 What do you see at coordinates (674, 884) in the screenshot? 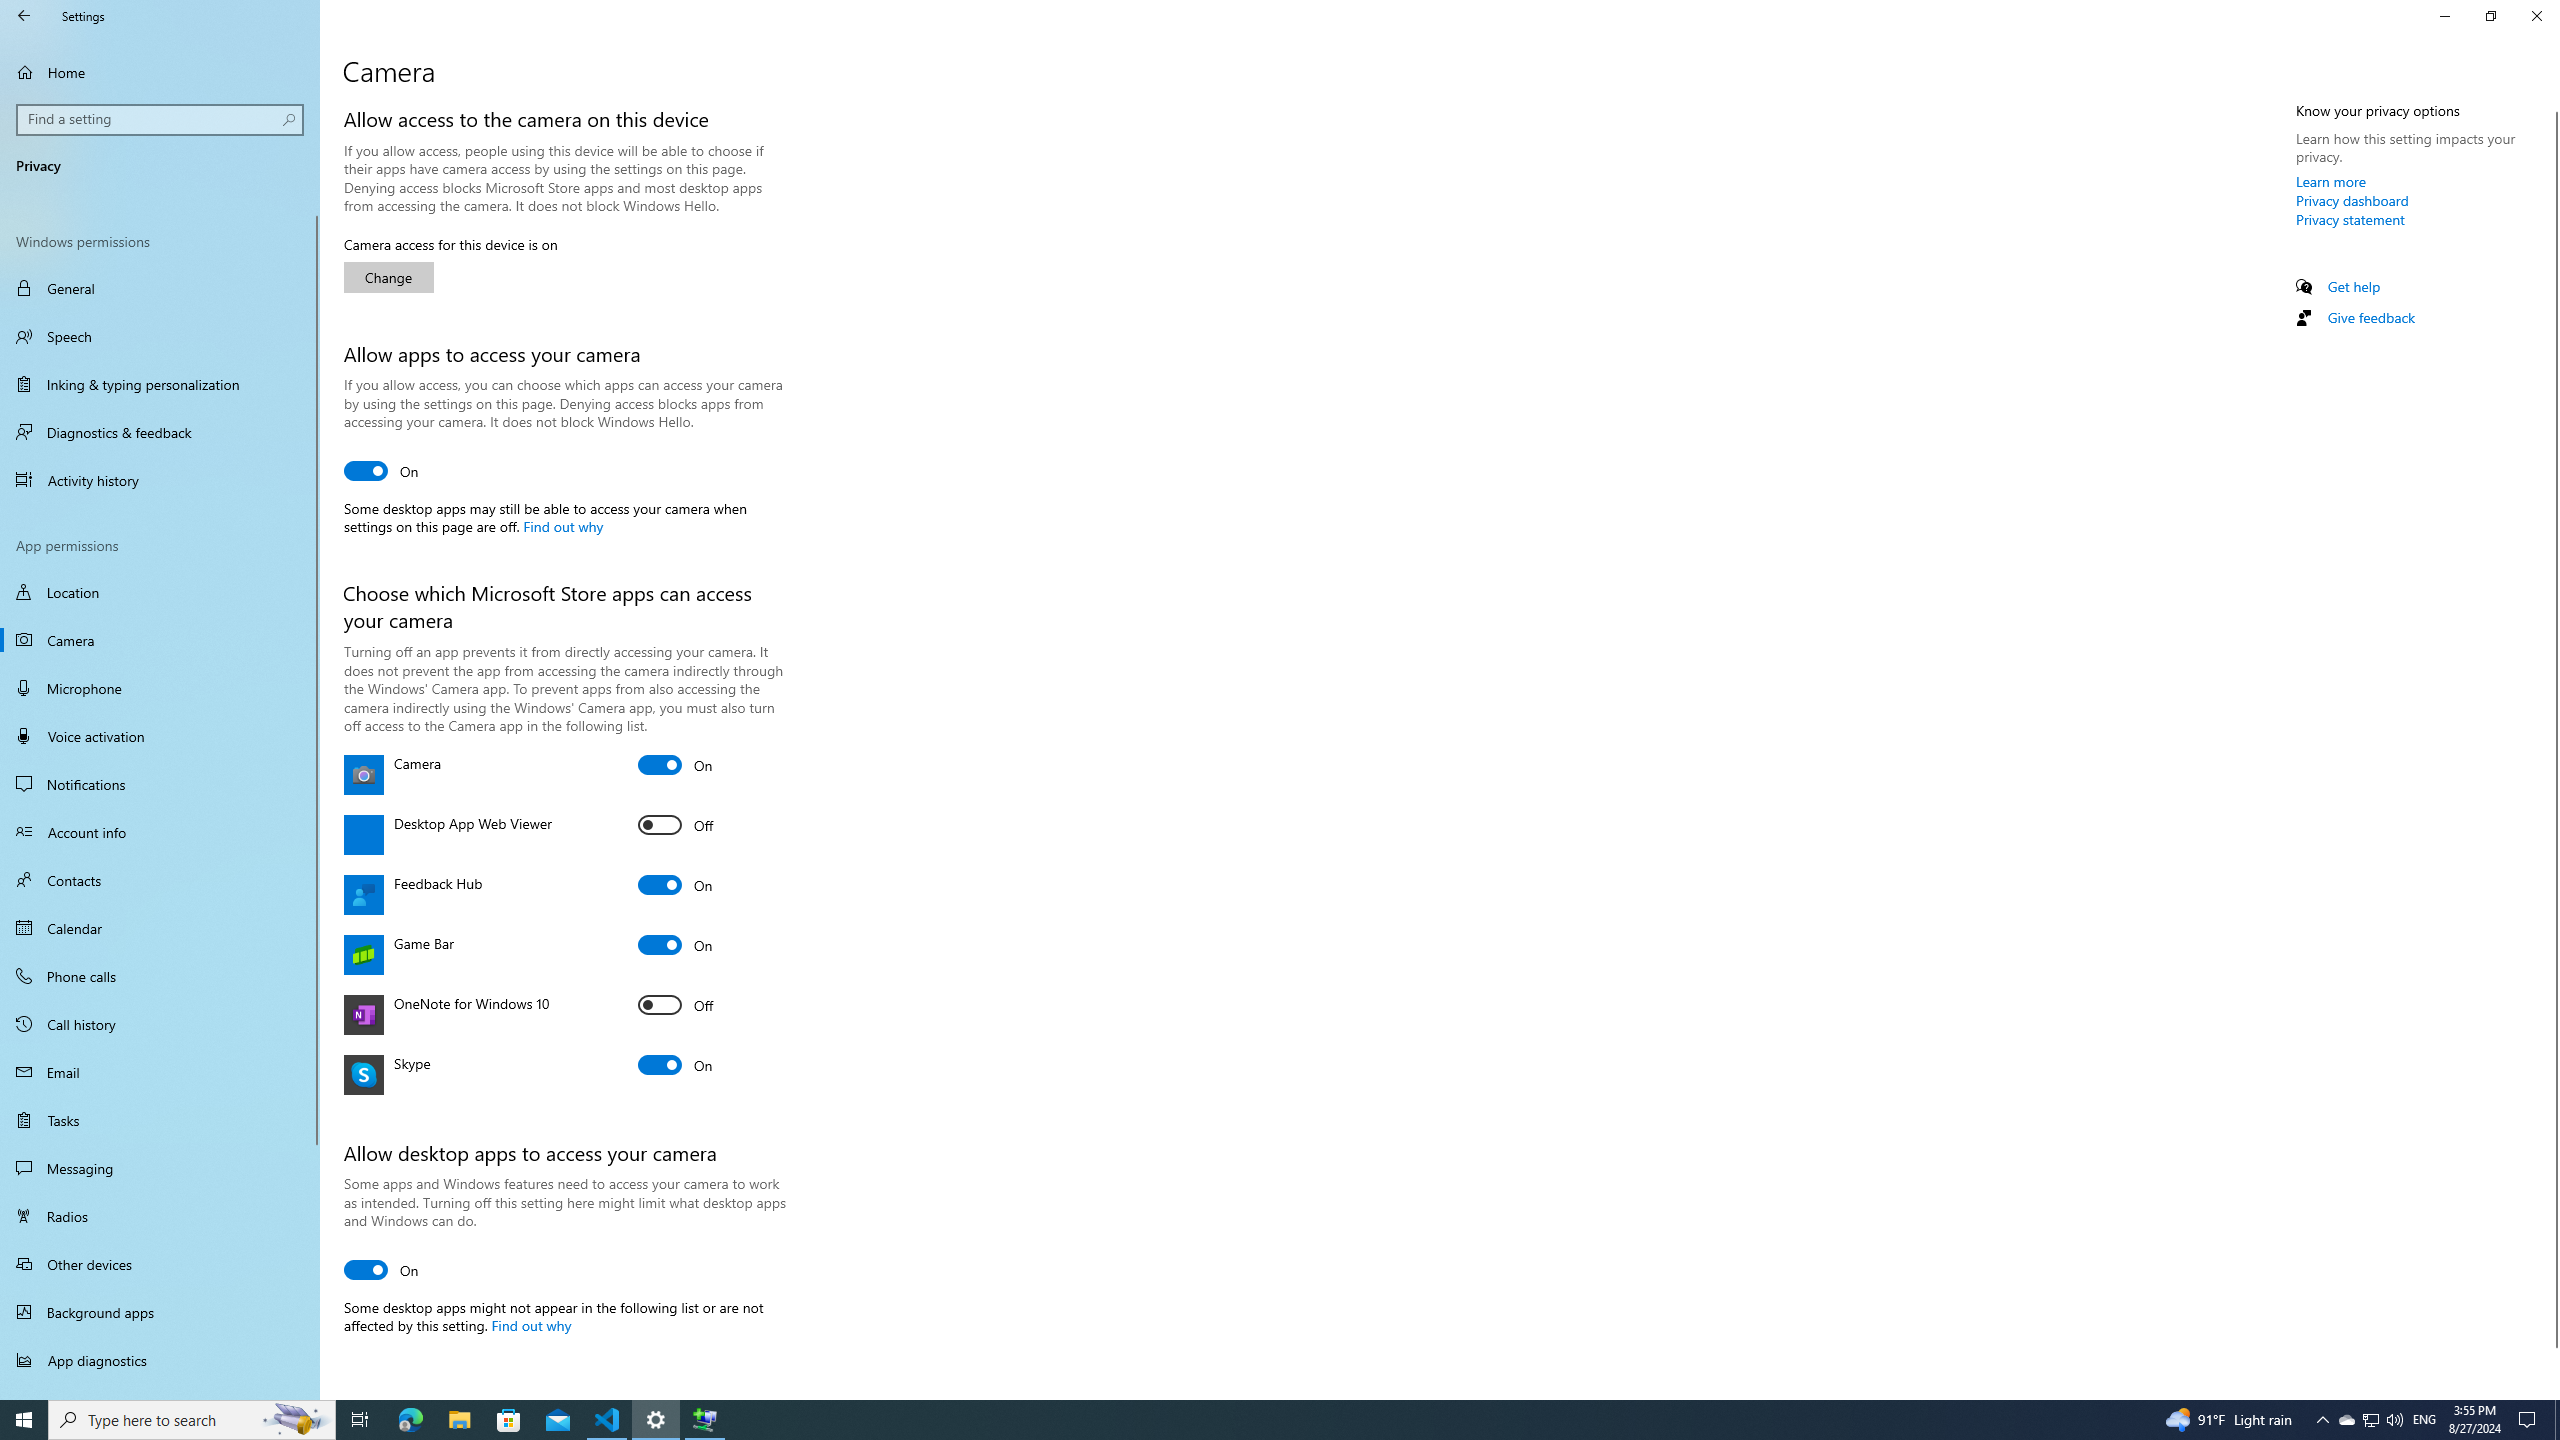
I see `'Feedback Hub'` at bounding box center [674, 884].